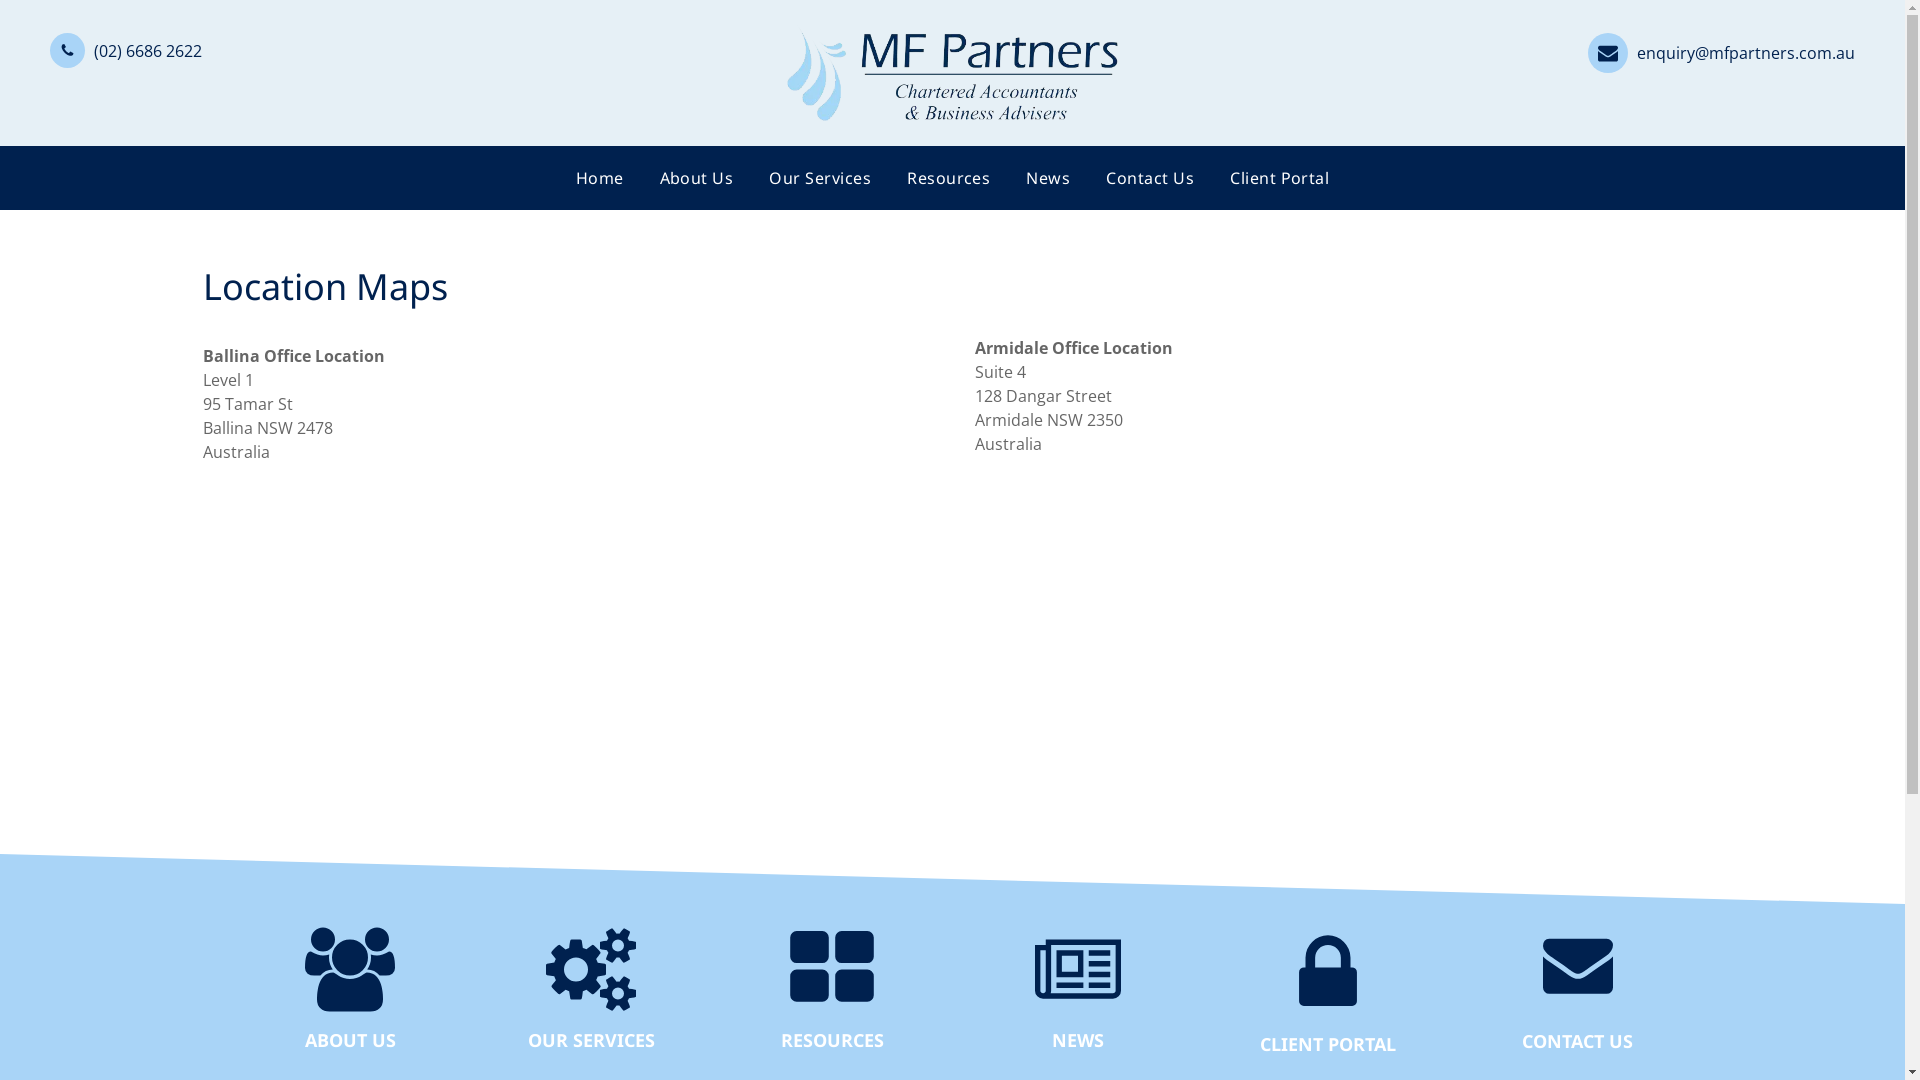  What do you see at coordinates (599, 176) in the screenshot?
I see `'Home'` at bounding box center [599, 176].